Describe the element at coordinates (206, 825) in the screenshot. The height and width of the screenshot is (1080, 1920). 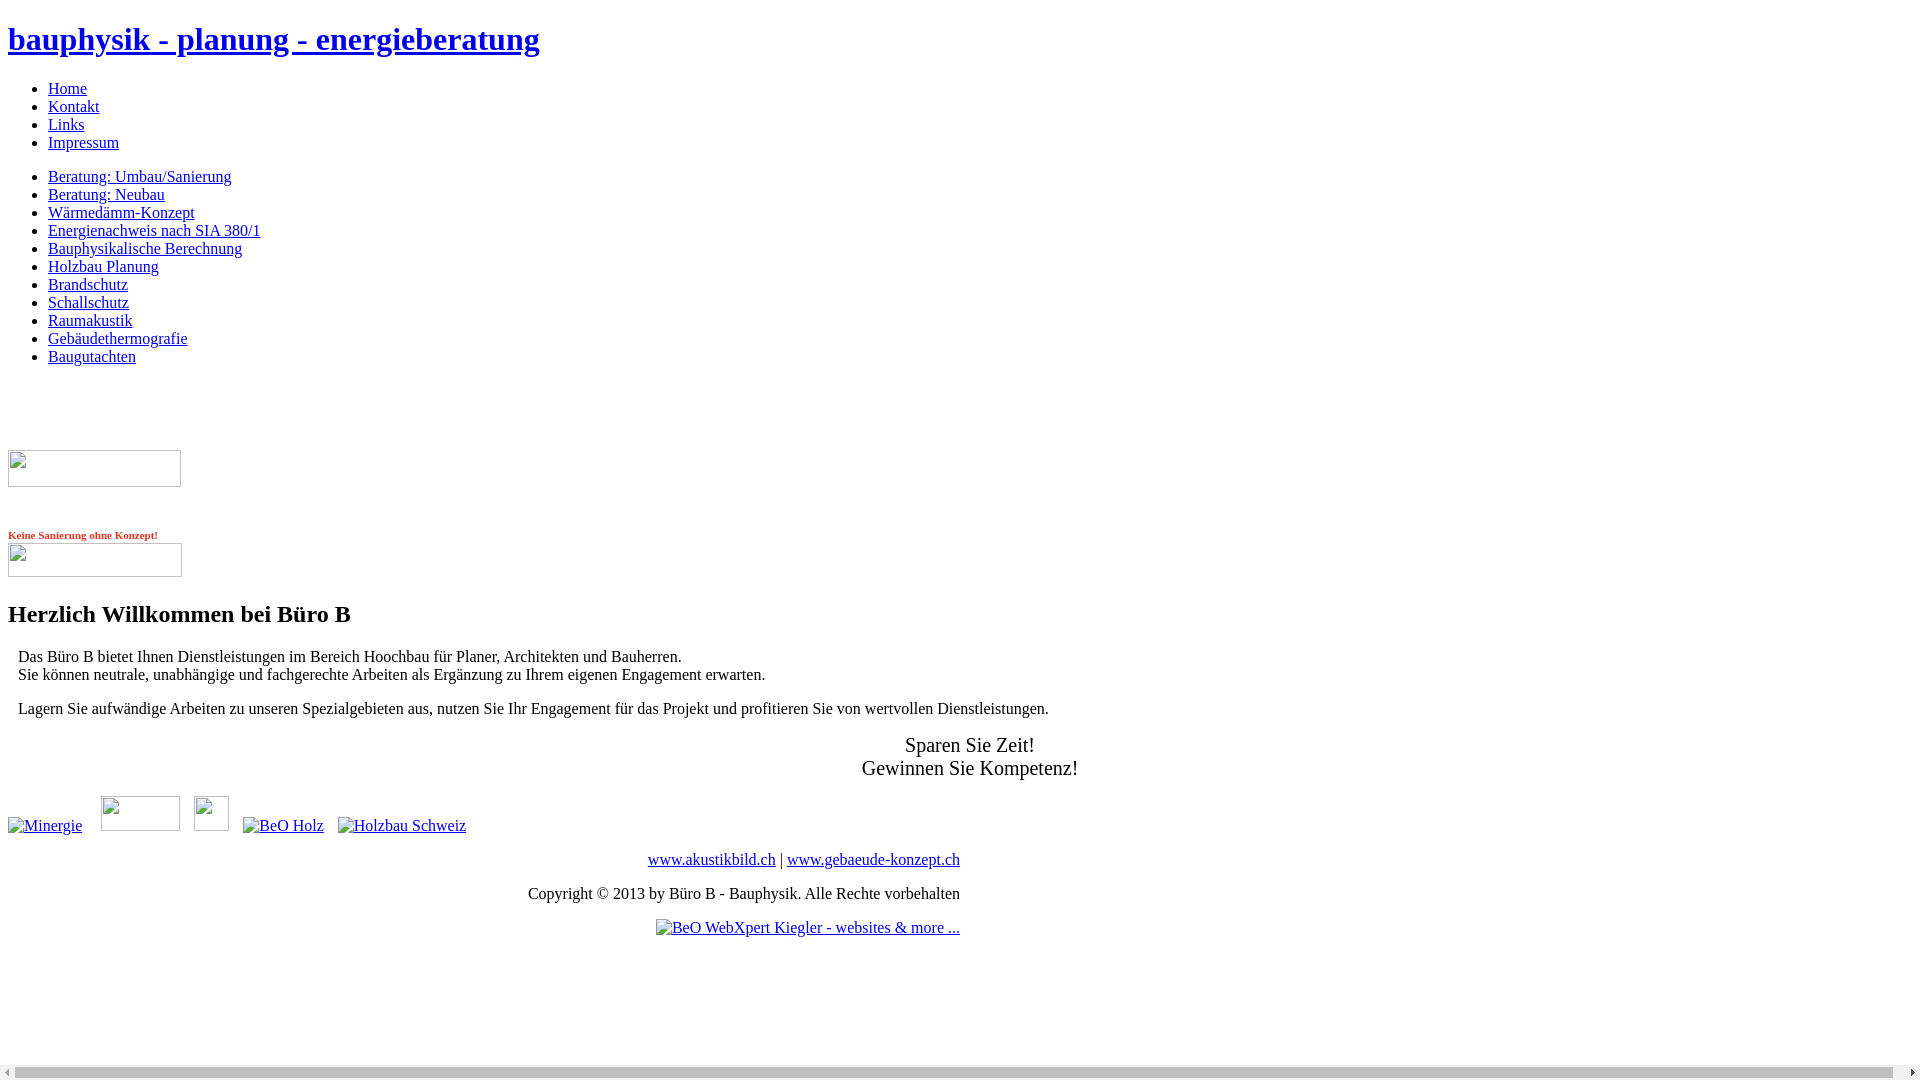
I see `'LIGNUM - Holzwirtschaft Schweiz'` at that location.